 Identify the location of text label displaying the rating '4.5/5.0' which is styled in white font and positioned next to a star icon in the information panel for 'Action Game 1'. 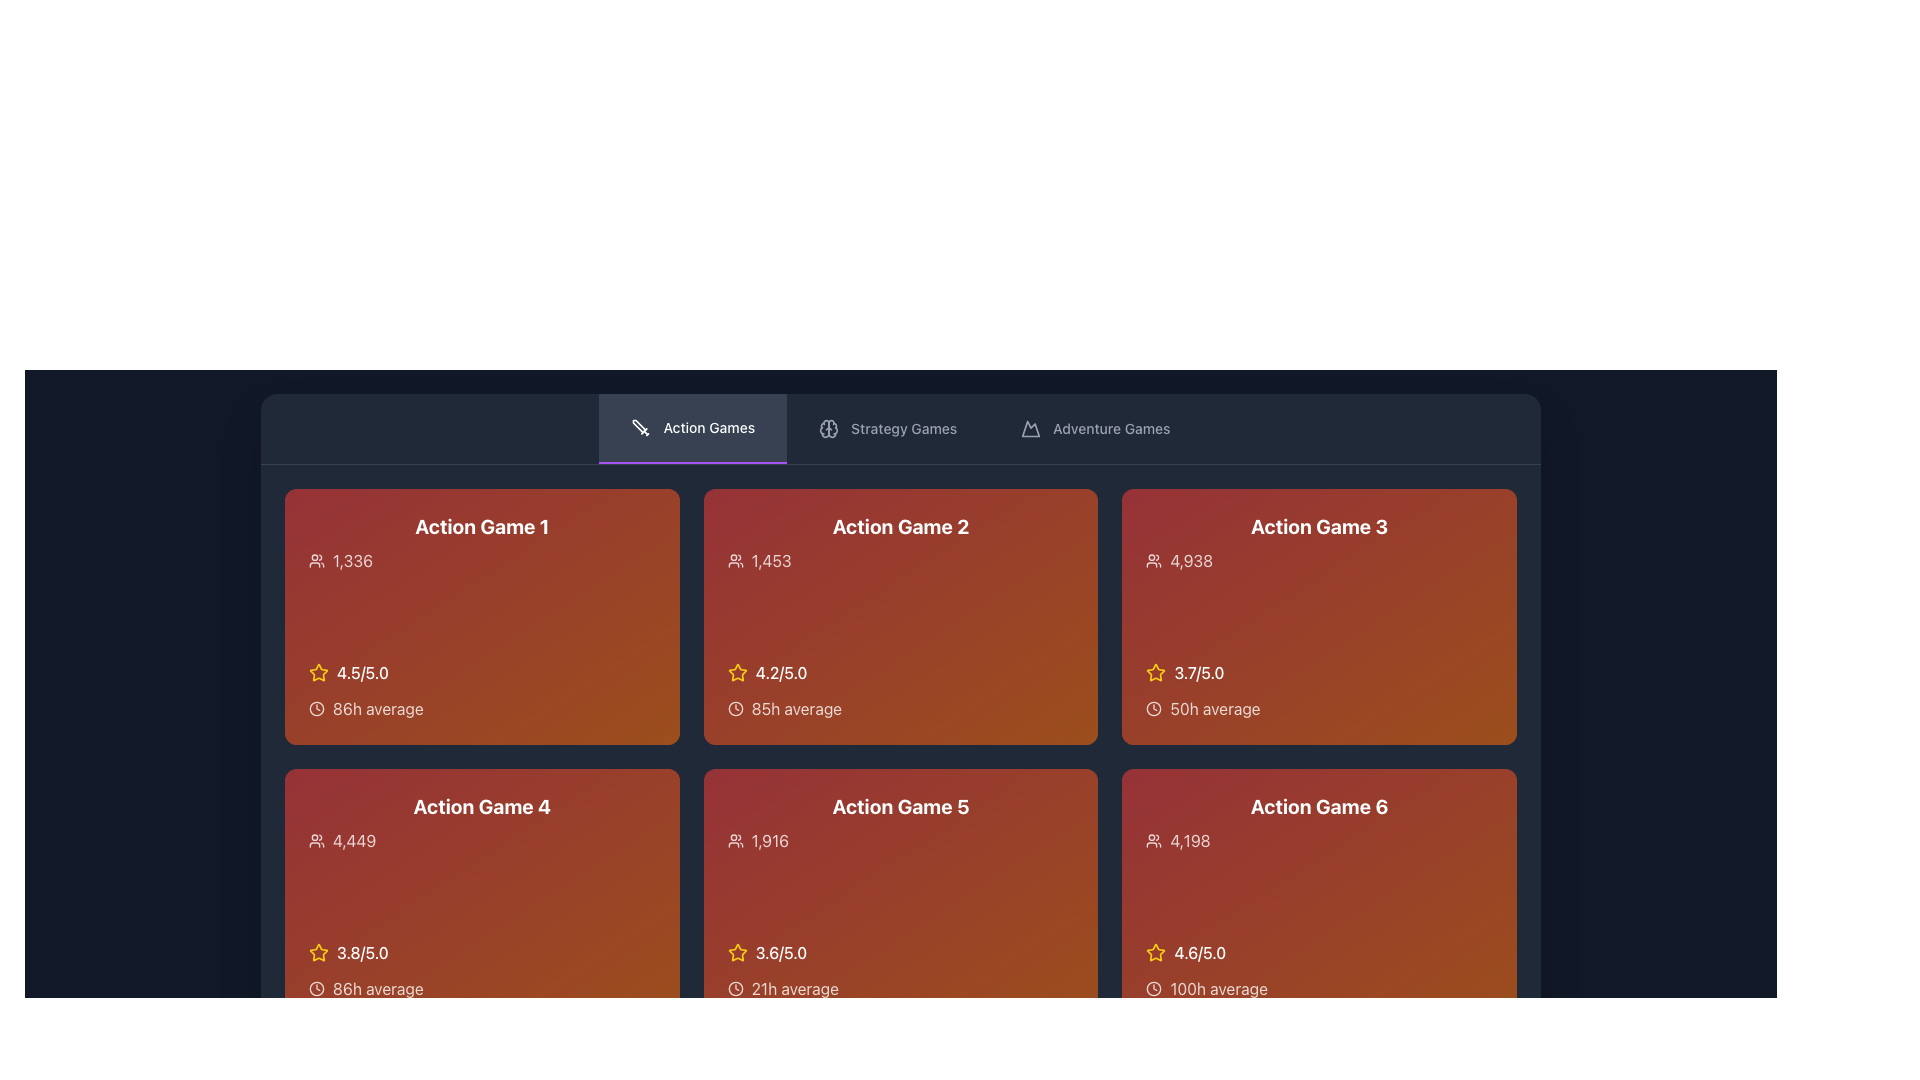
(362, 672).